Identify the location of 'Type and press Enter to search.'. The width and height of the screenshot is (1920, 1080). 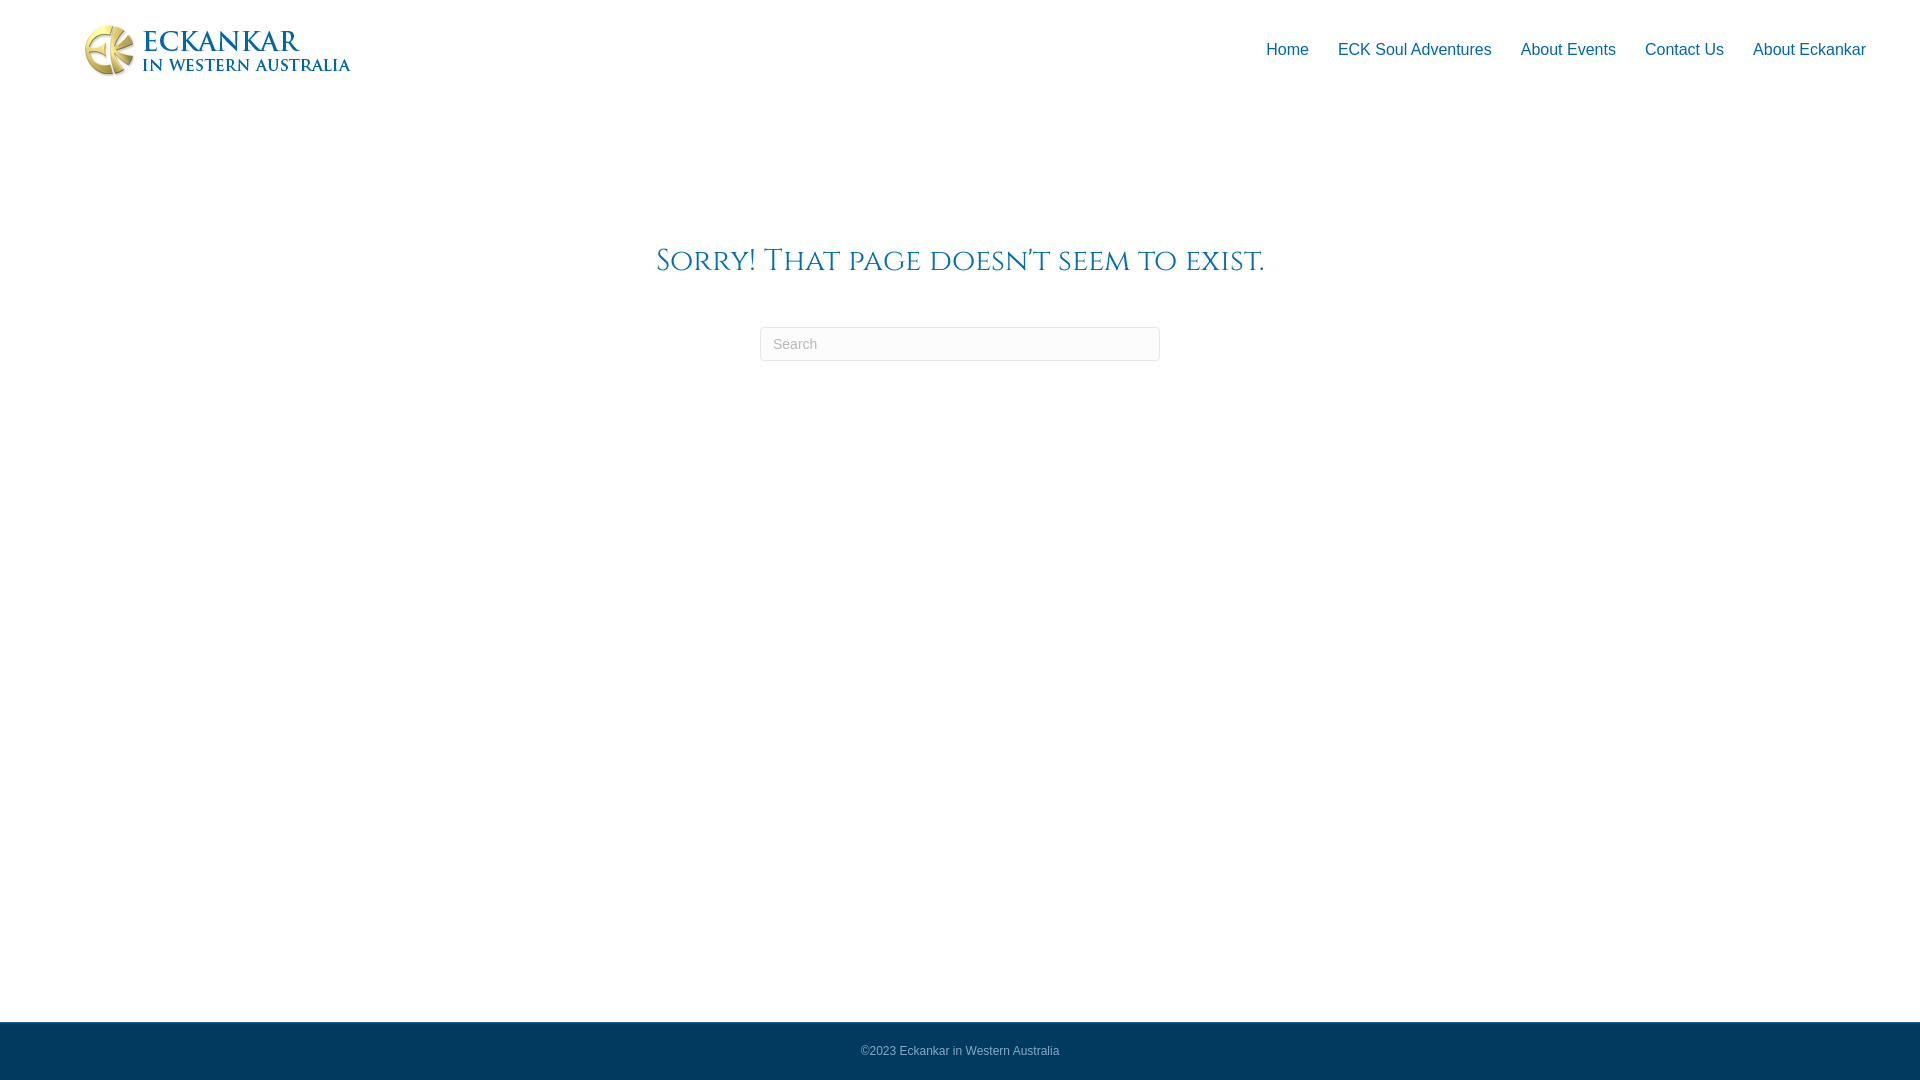
(960, 342).